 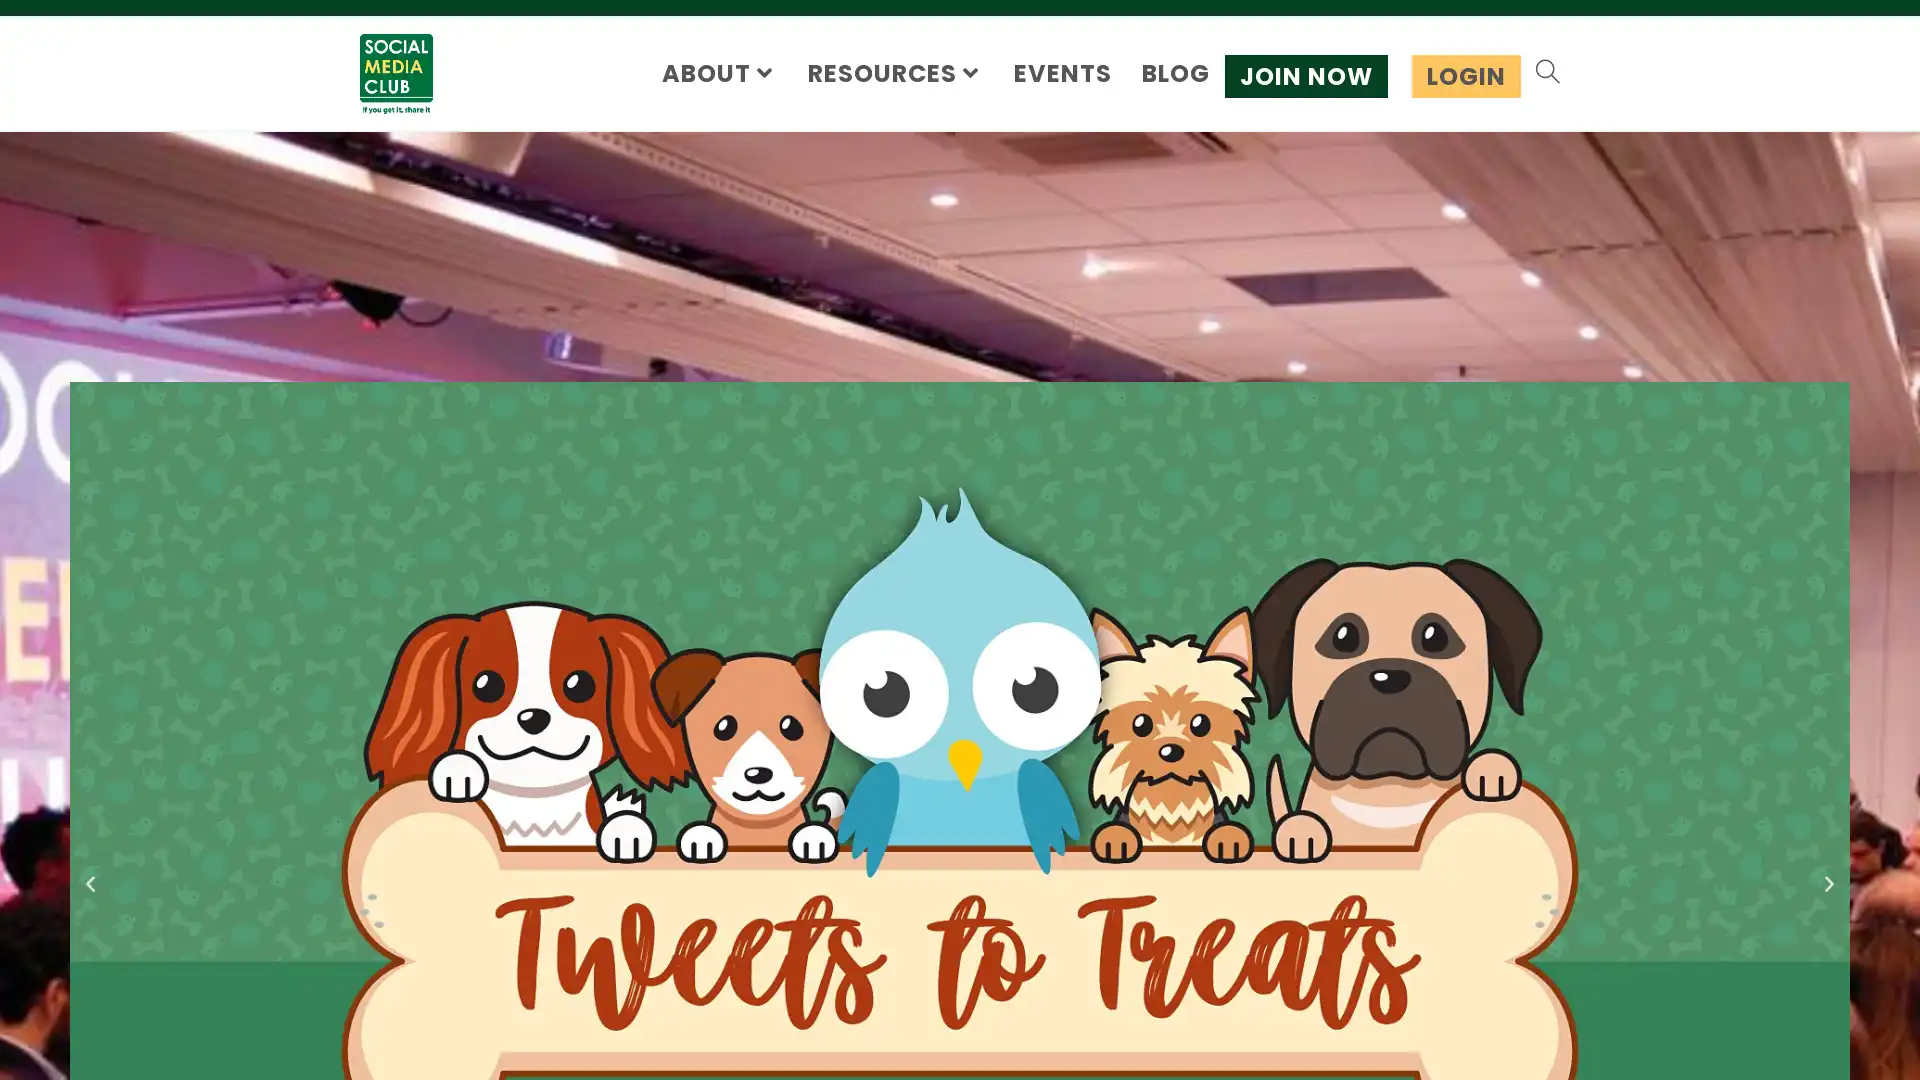 I want to click on Next slide, so click(x=1829, y=881).